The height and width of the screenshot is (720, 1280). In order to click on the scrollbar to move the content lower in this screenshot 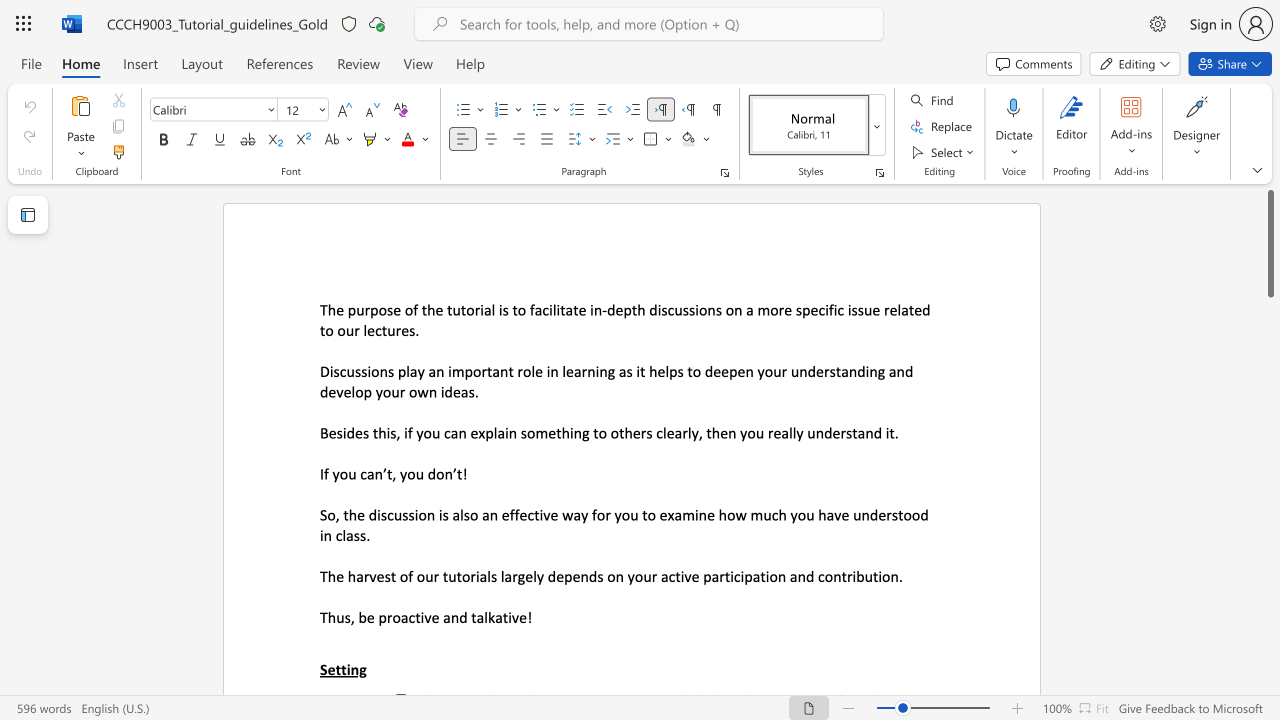, I will do `click(1269, 618)`.